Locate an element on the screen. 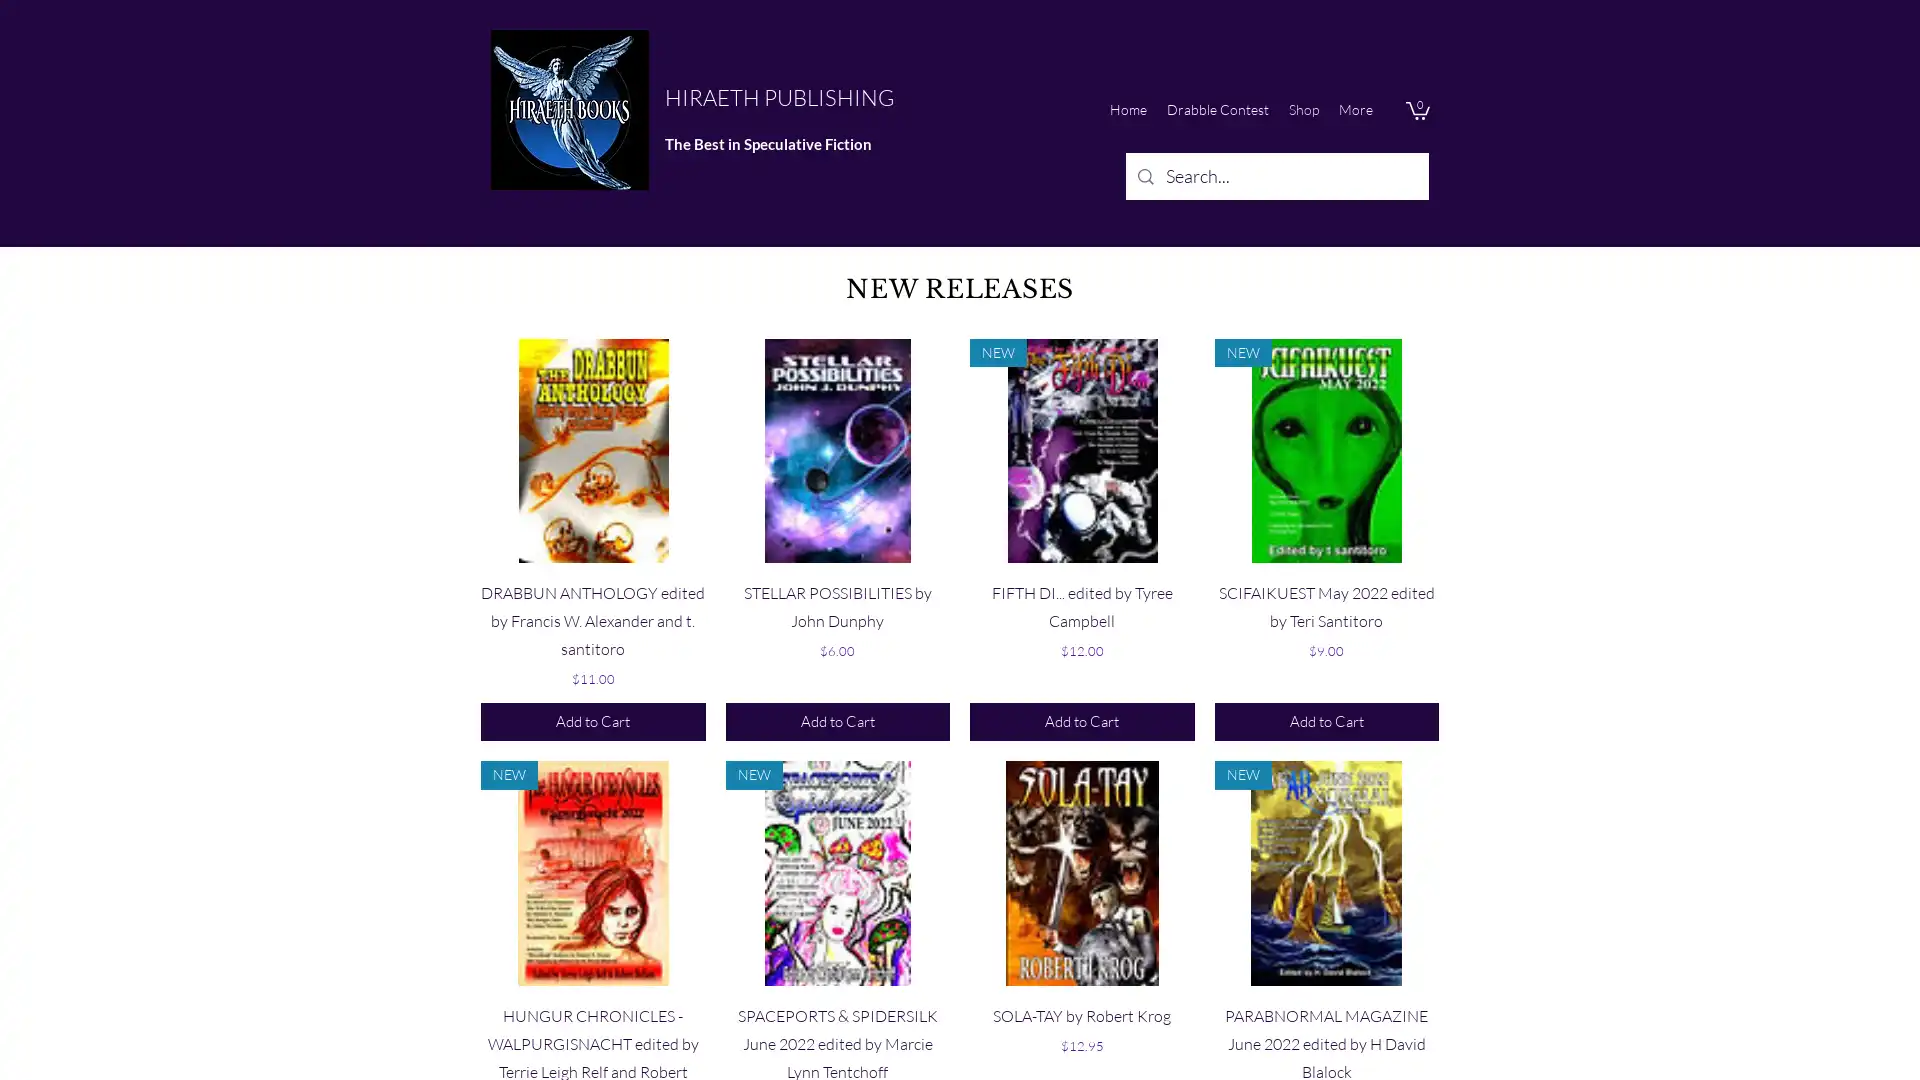  Quick View is located at coordinates (1080, 1010).